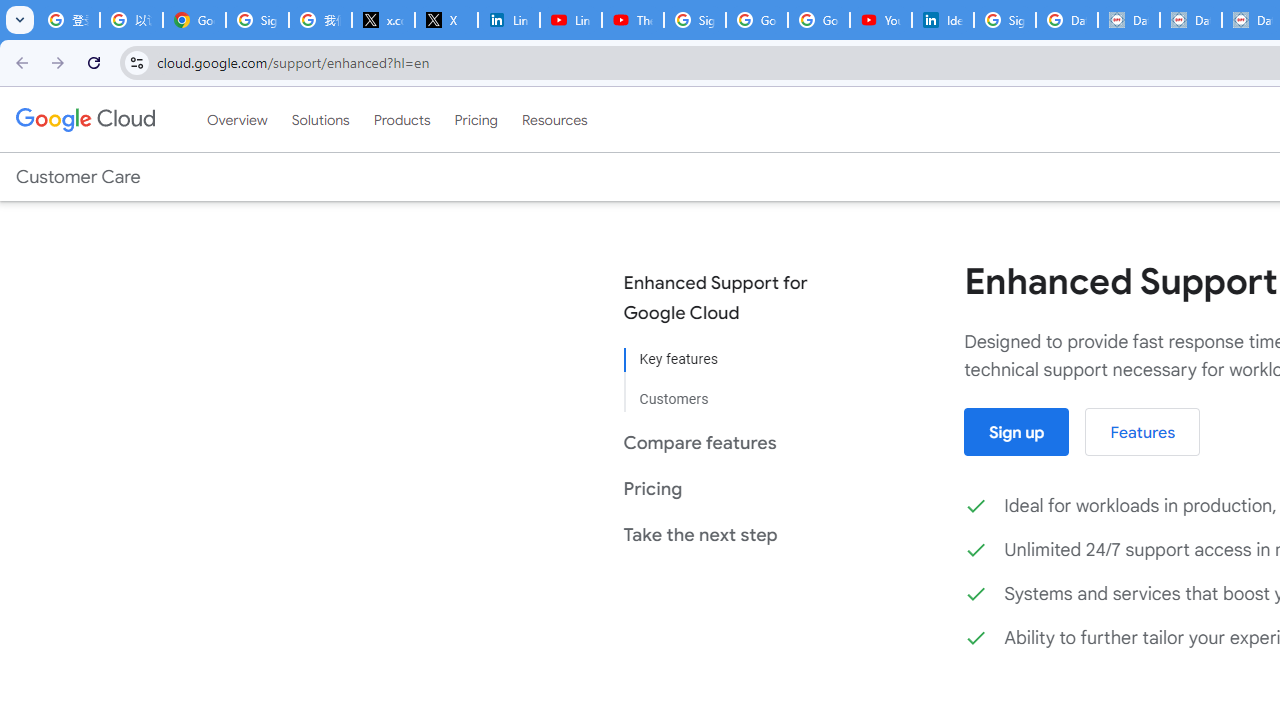  Describe the element at coordinates (400, 119) in the screenshot. I see `'Products'` at that location.